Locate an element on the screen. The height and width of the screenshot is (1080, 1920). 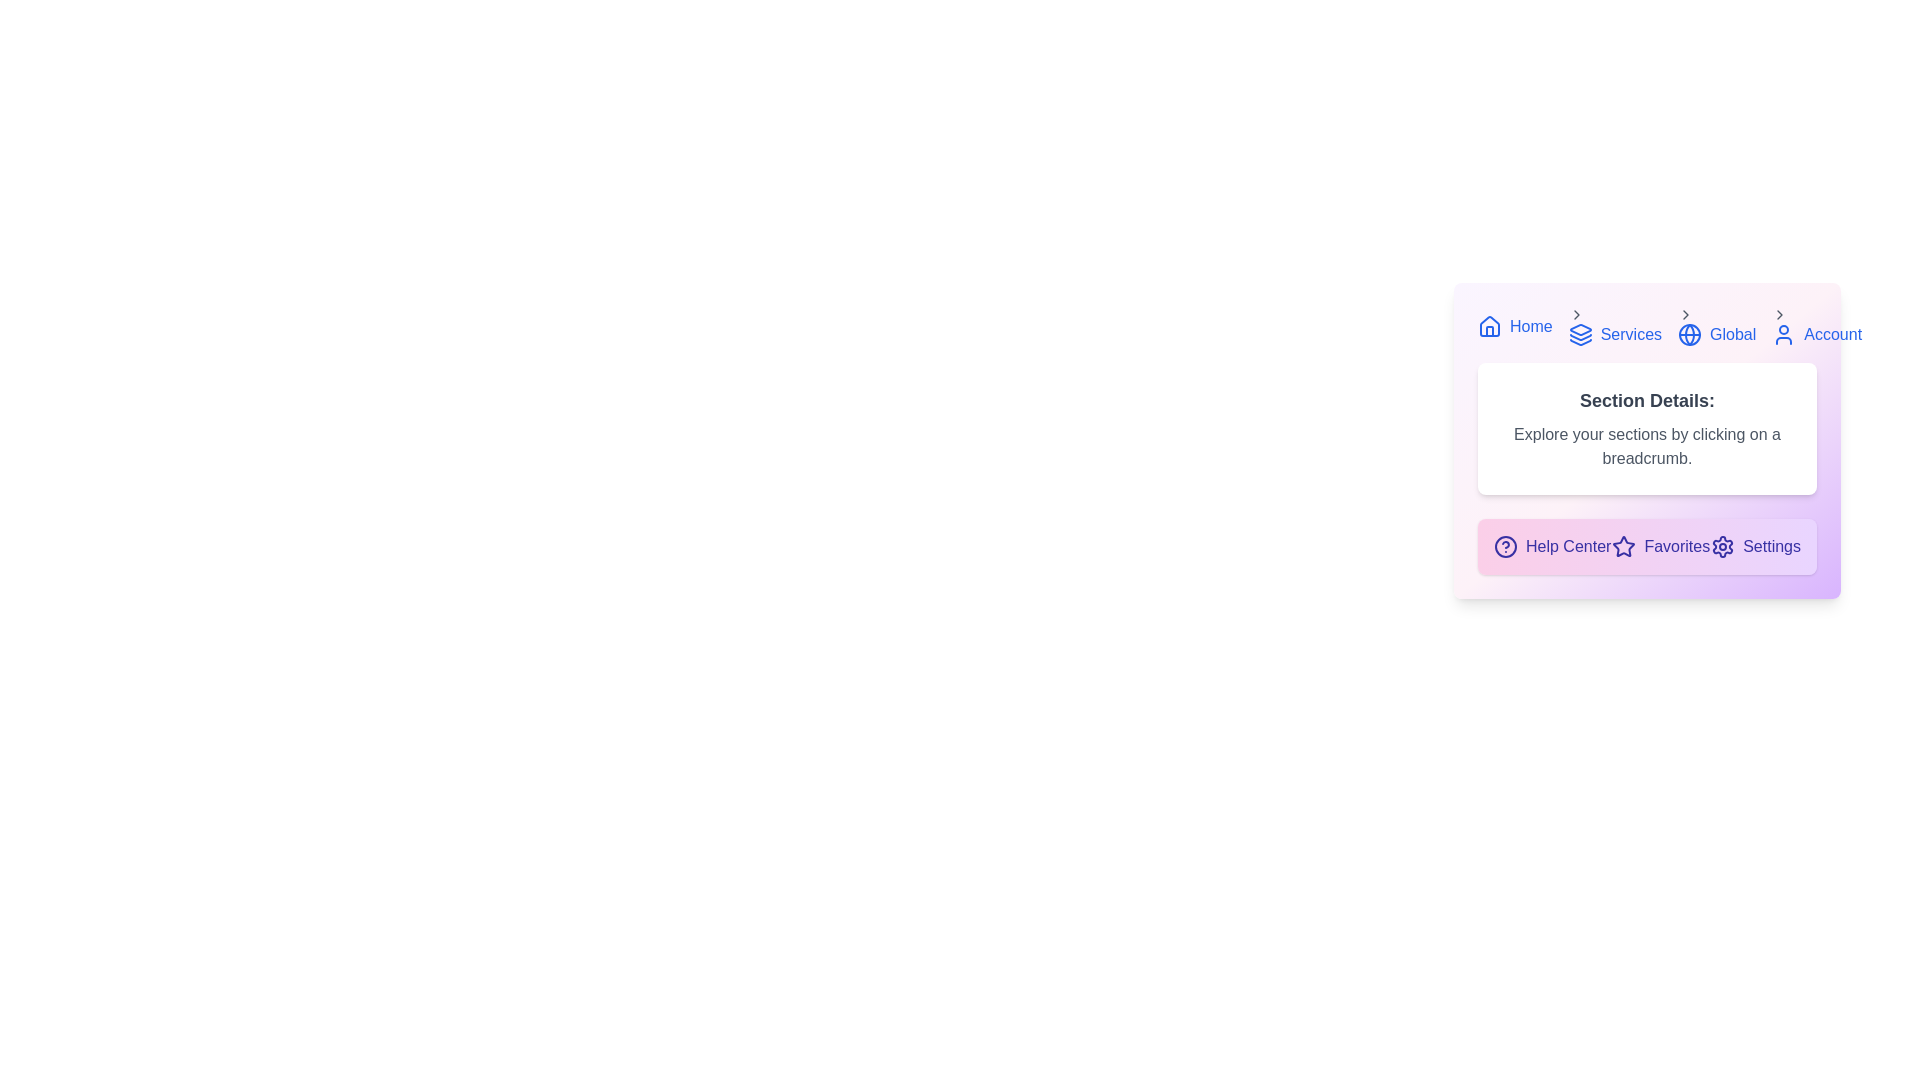
the text label that serves as a hyperlink for navigating to account-related settings, located in the top right corner of the horizontal navigation bar is located at coordinates (1833, 334).